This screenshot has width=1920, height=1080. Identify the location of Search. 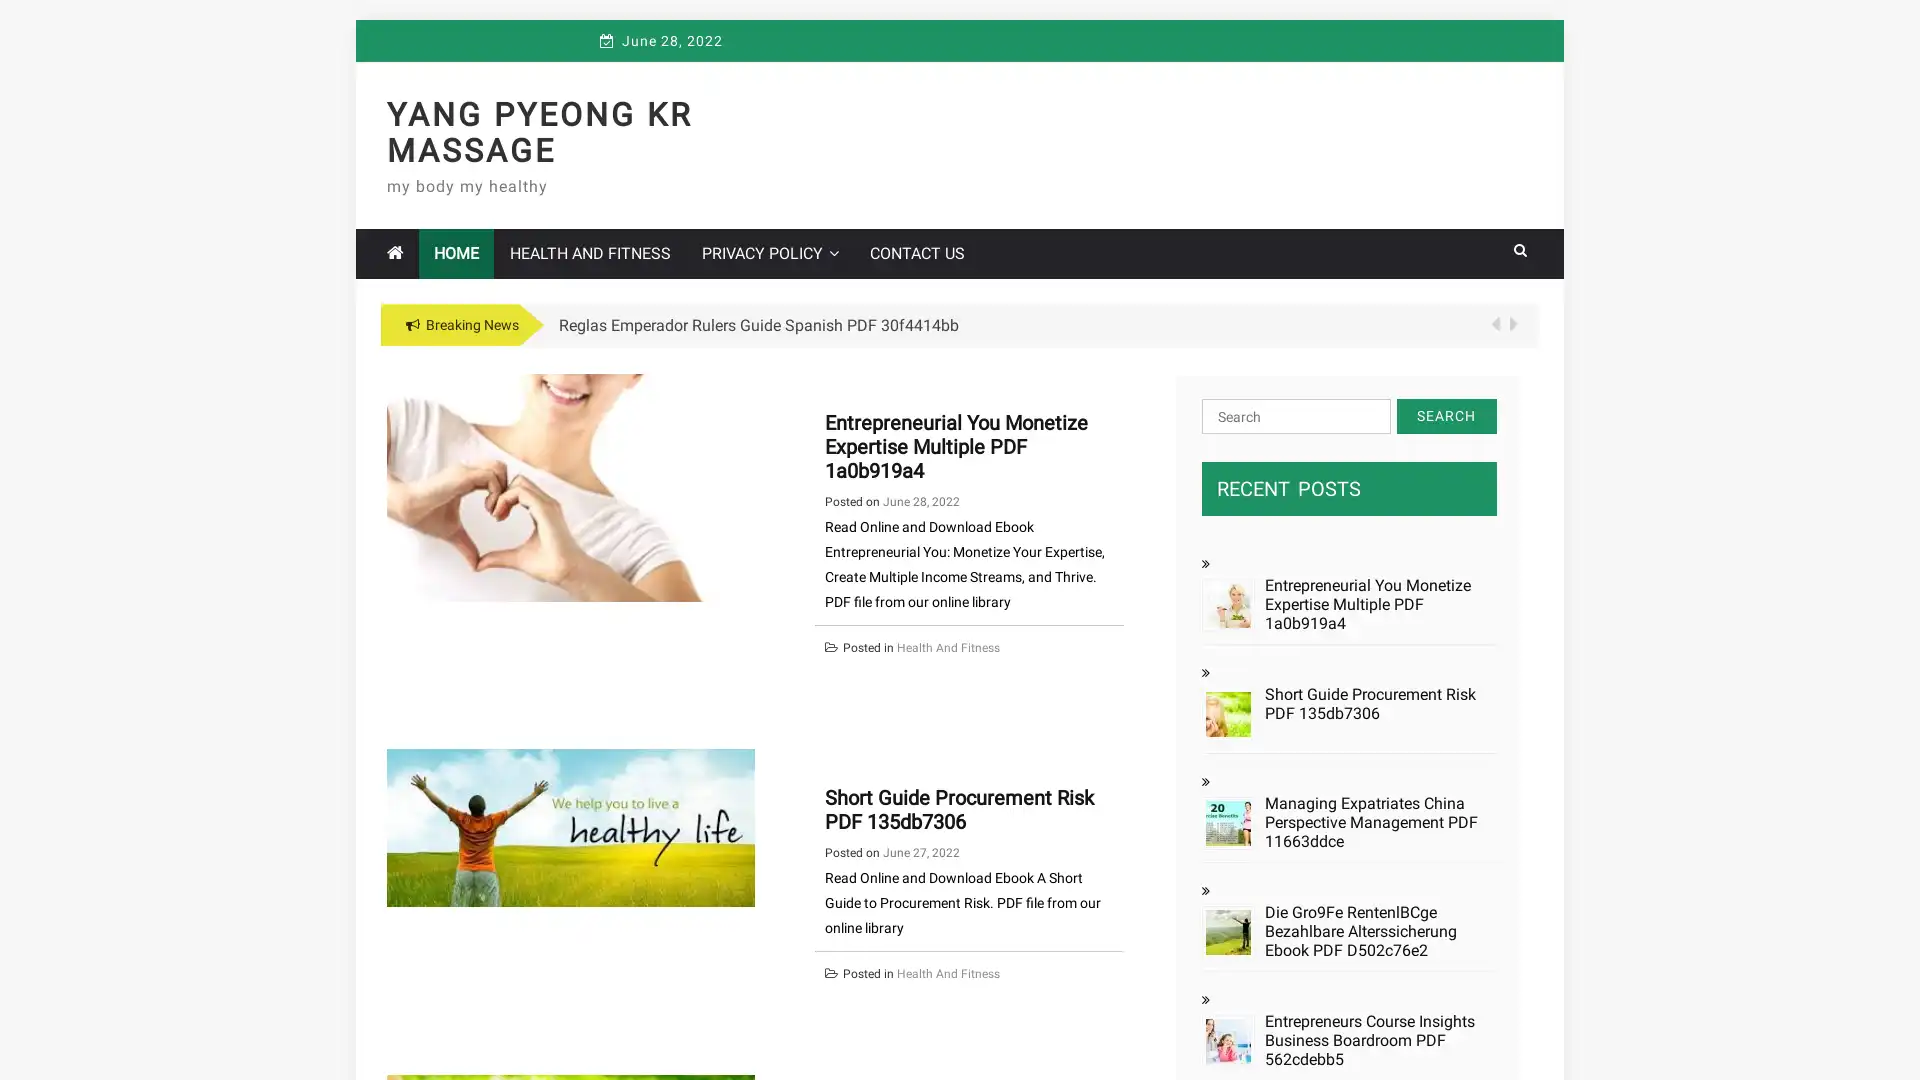
(1445, 415).